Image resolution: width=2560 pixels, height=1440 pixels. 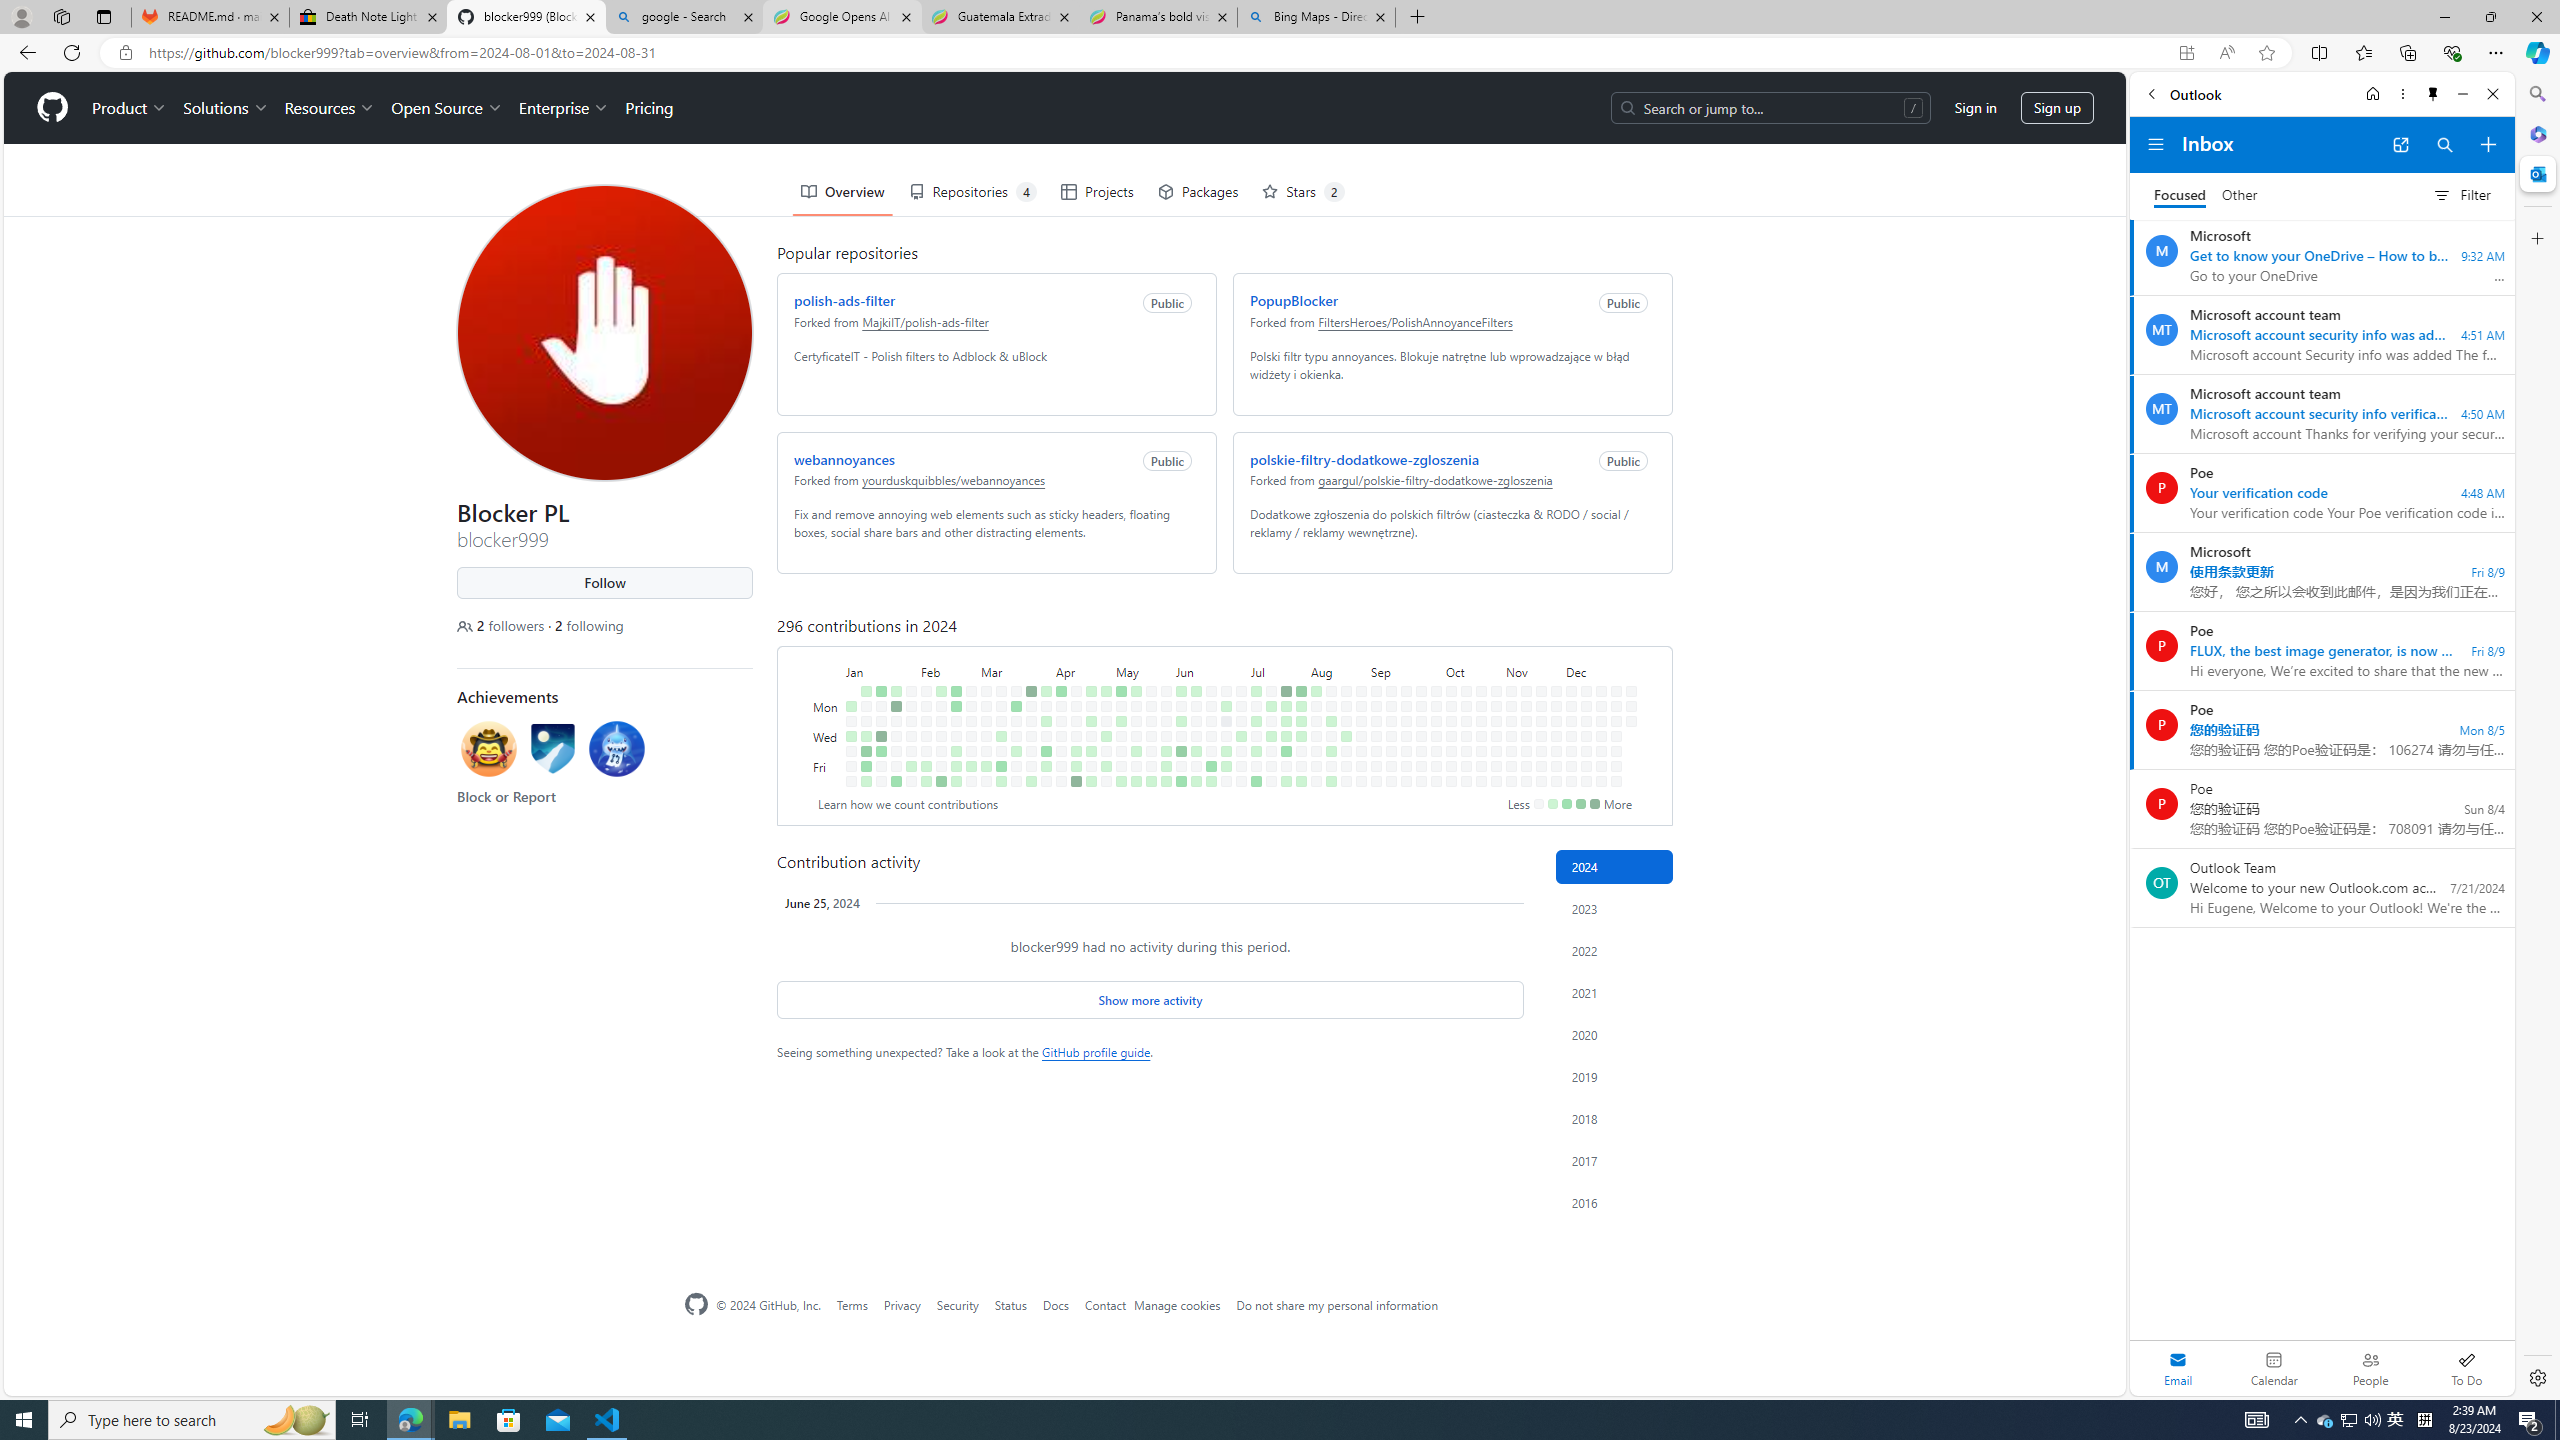 I want to click on 'Microsoft 365', so click(x=2535, y=134).